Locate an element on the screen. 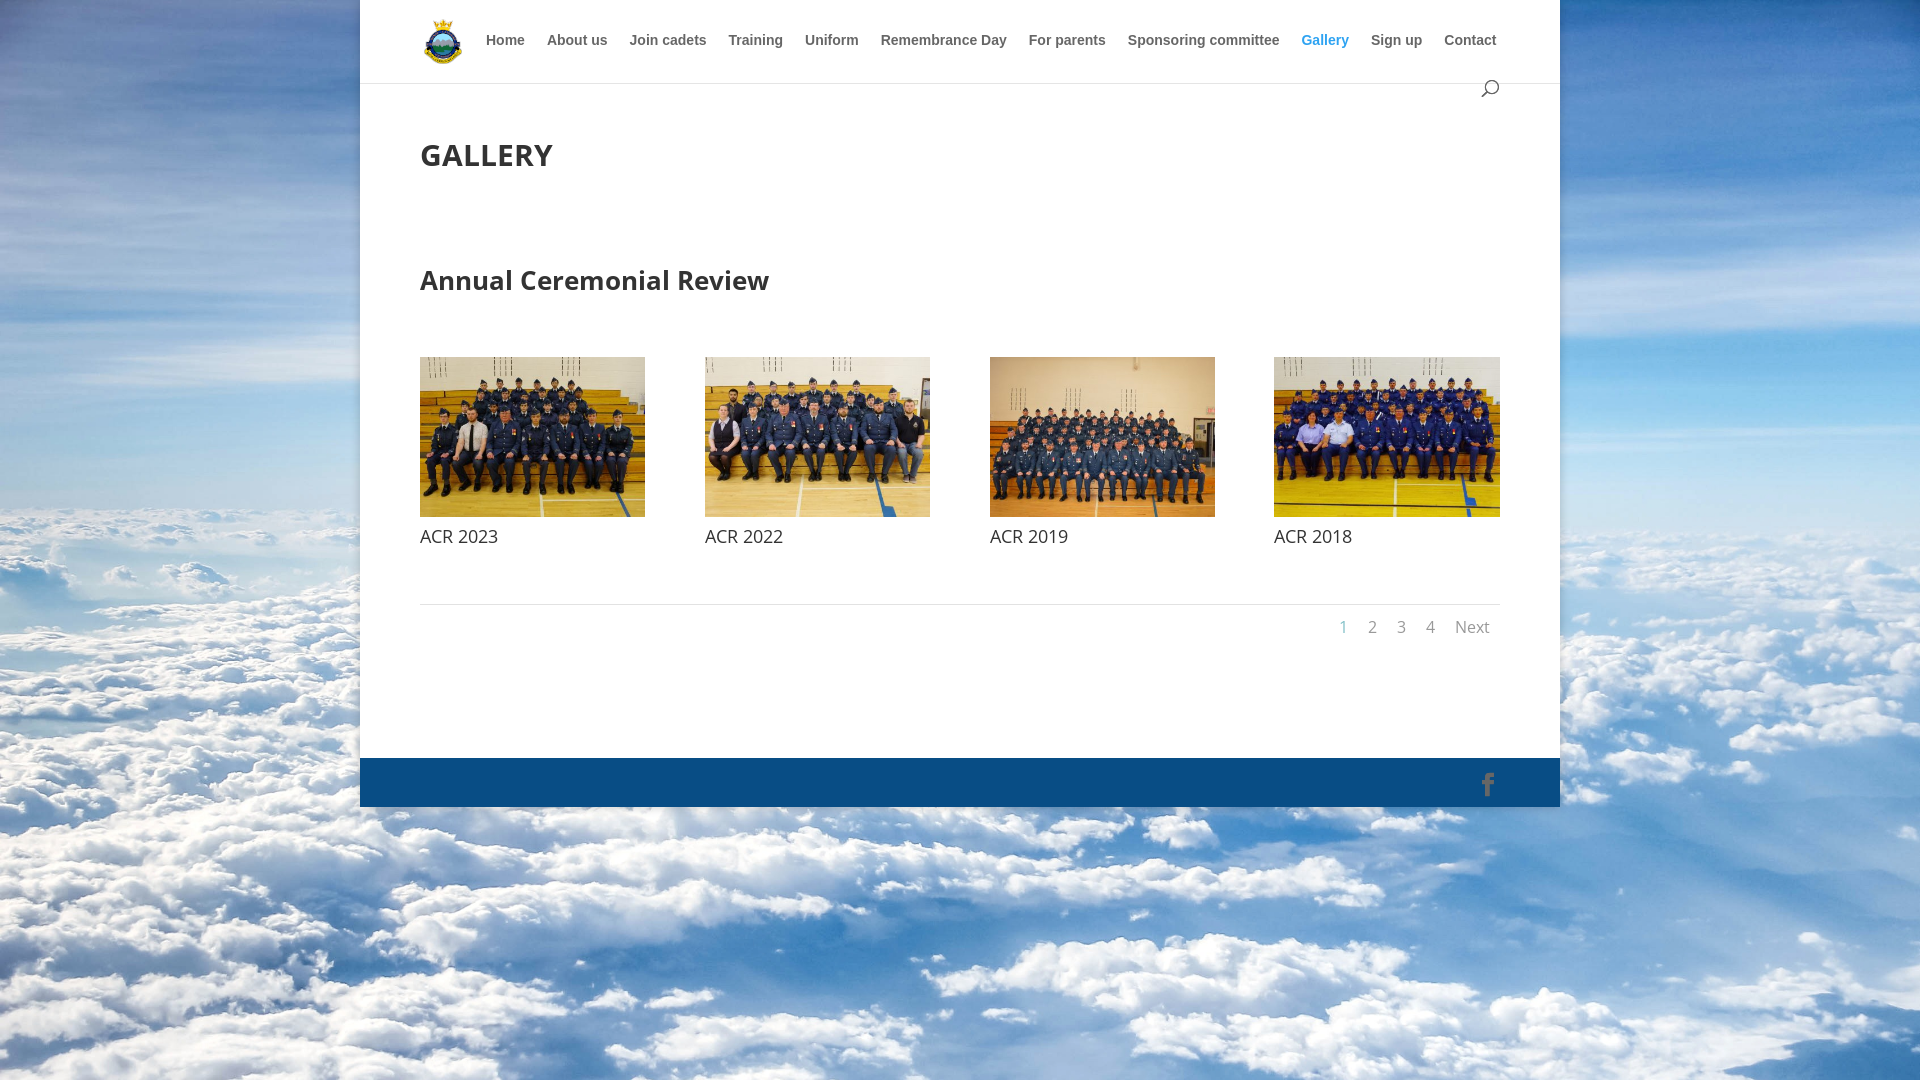 This screenshot has width=1920, height=1080. '1' is located at coordinates (1343, 626).